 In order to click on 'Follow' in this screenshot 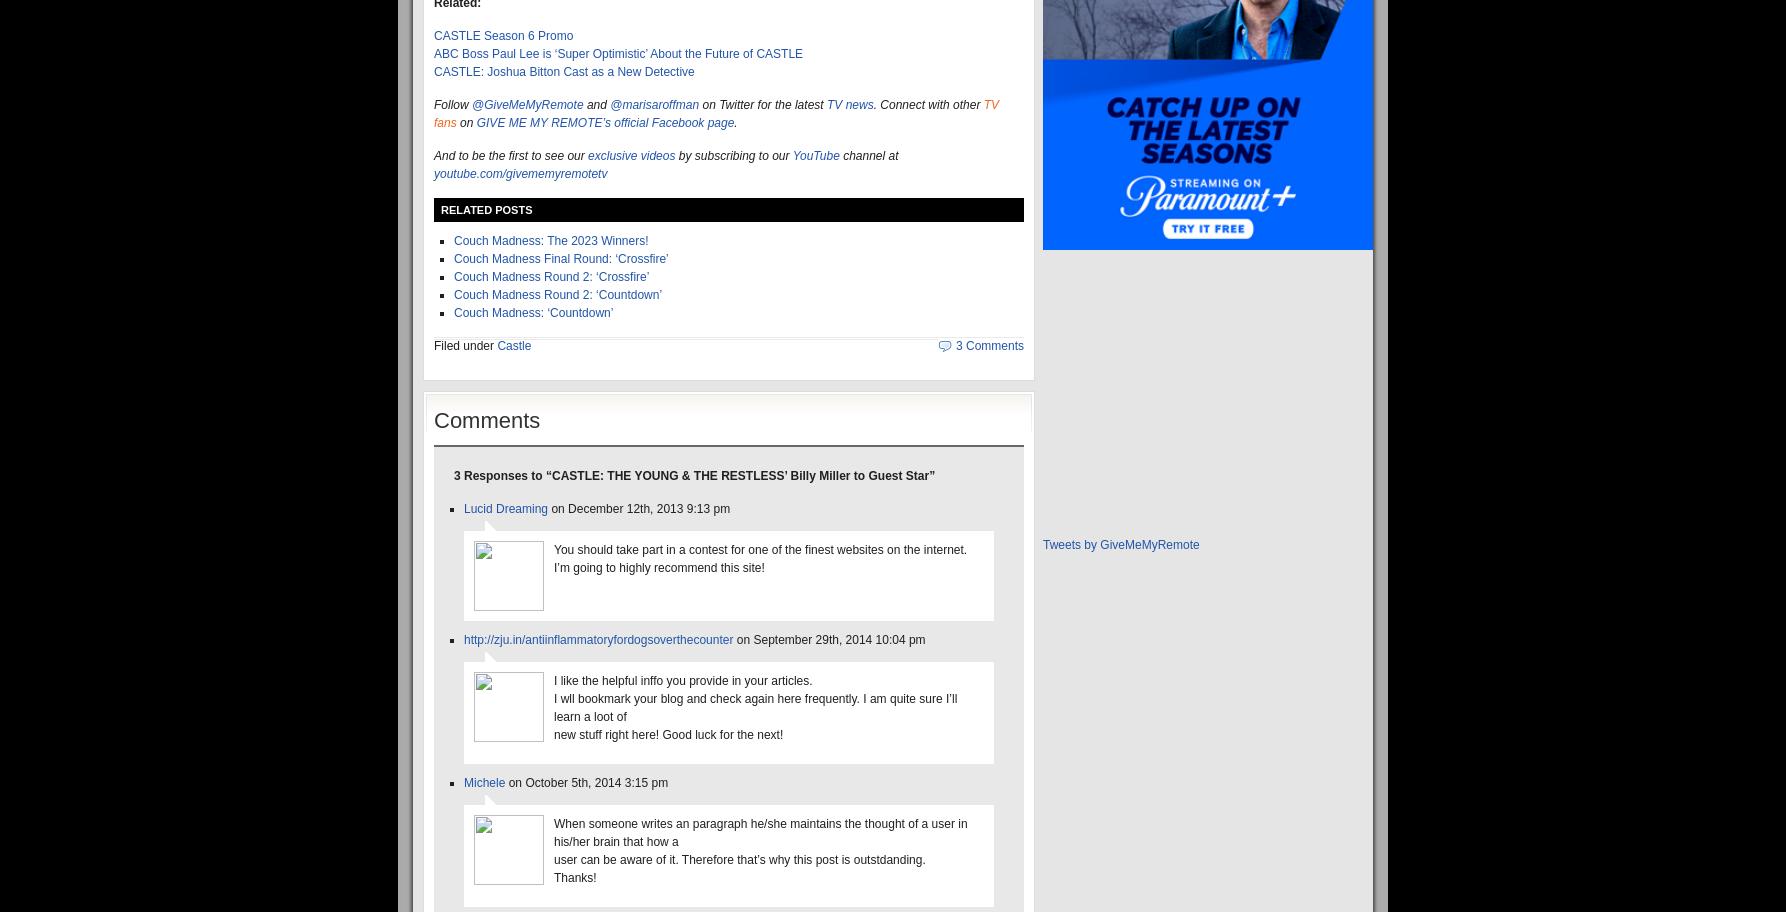, I will do `click(451, 104)`.